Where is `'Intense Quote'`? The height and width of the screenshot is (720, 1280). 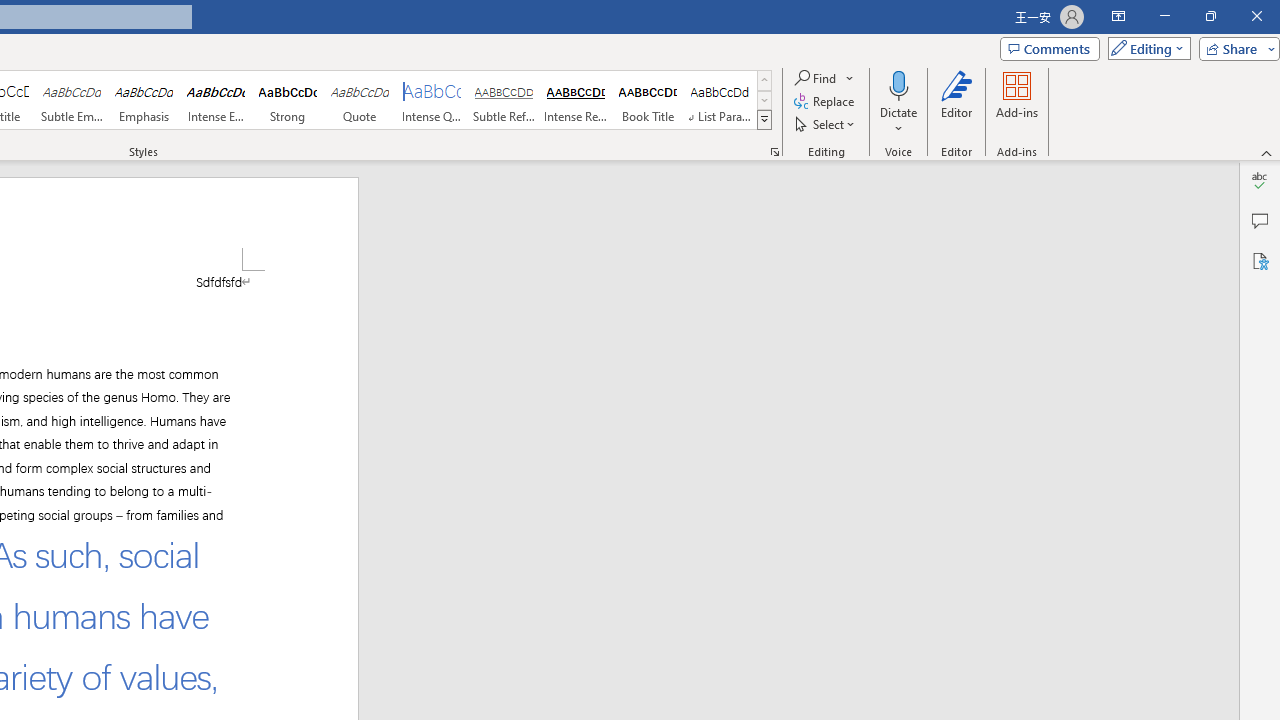 'Intense Quote' is located at coordinates (431, 100).